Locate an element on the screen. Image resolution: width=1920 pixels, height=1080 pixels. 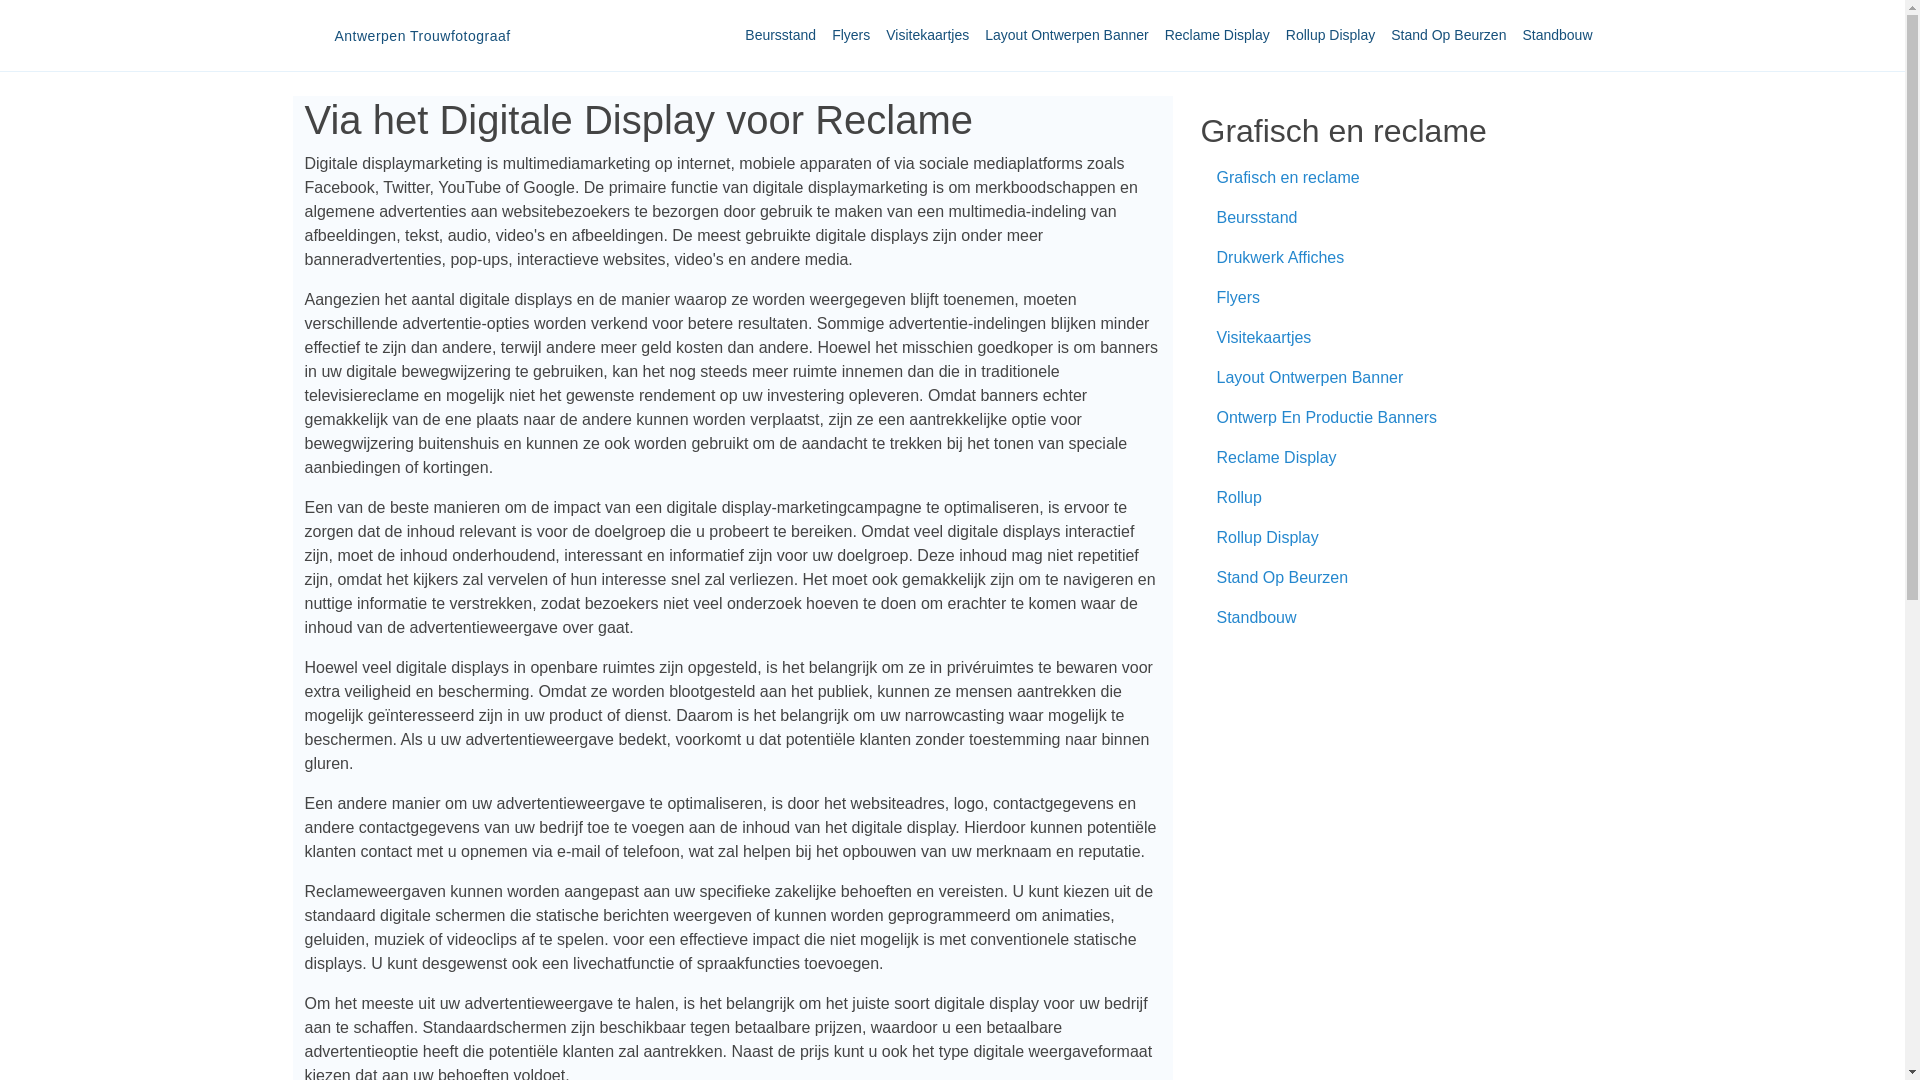
'Stand Op Beurzen' is located at coordinates (1448, 35).